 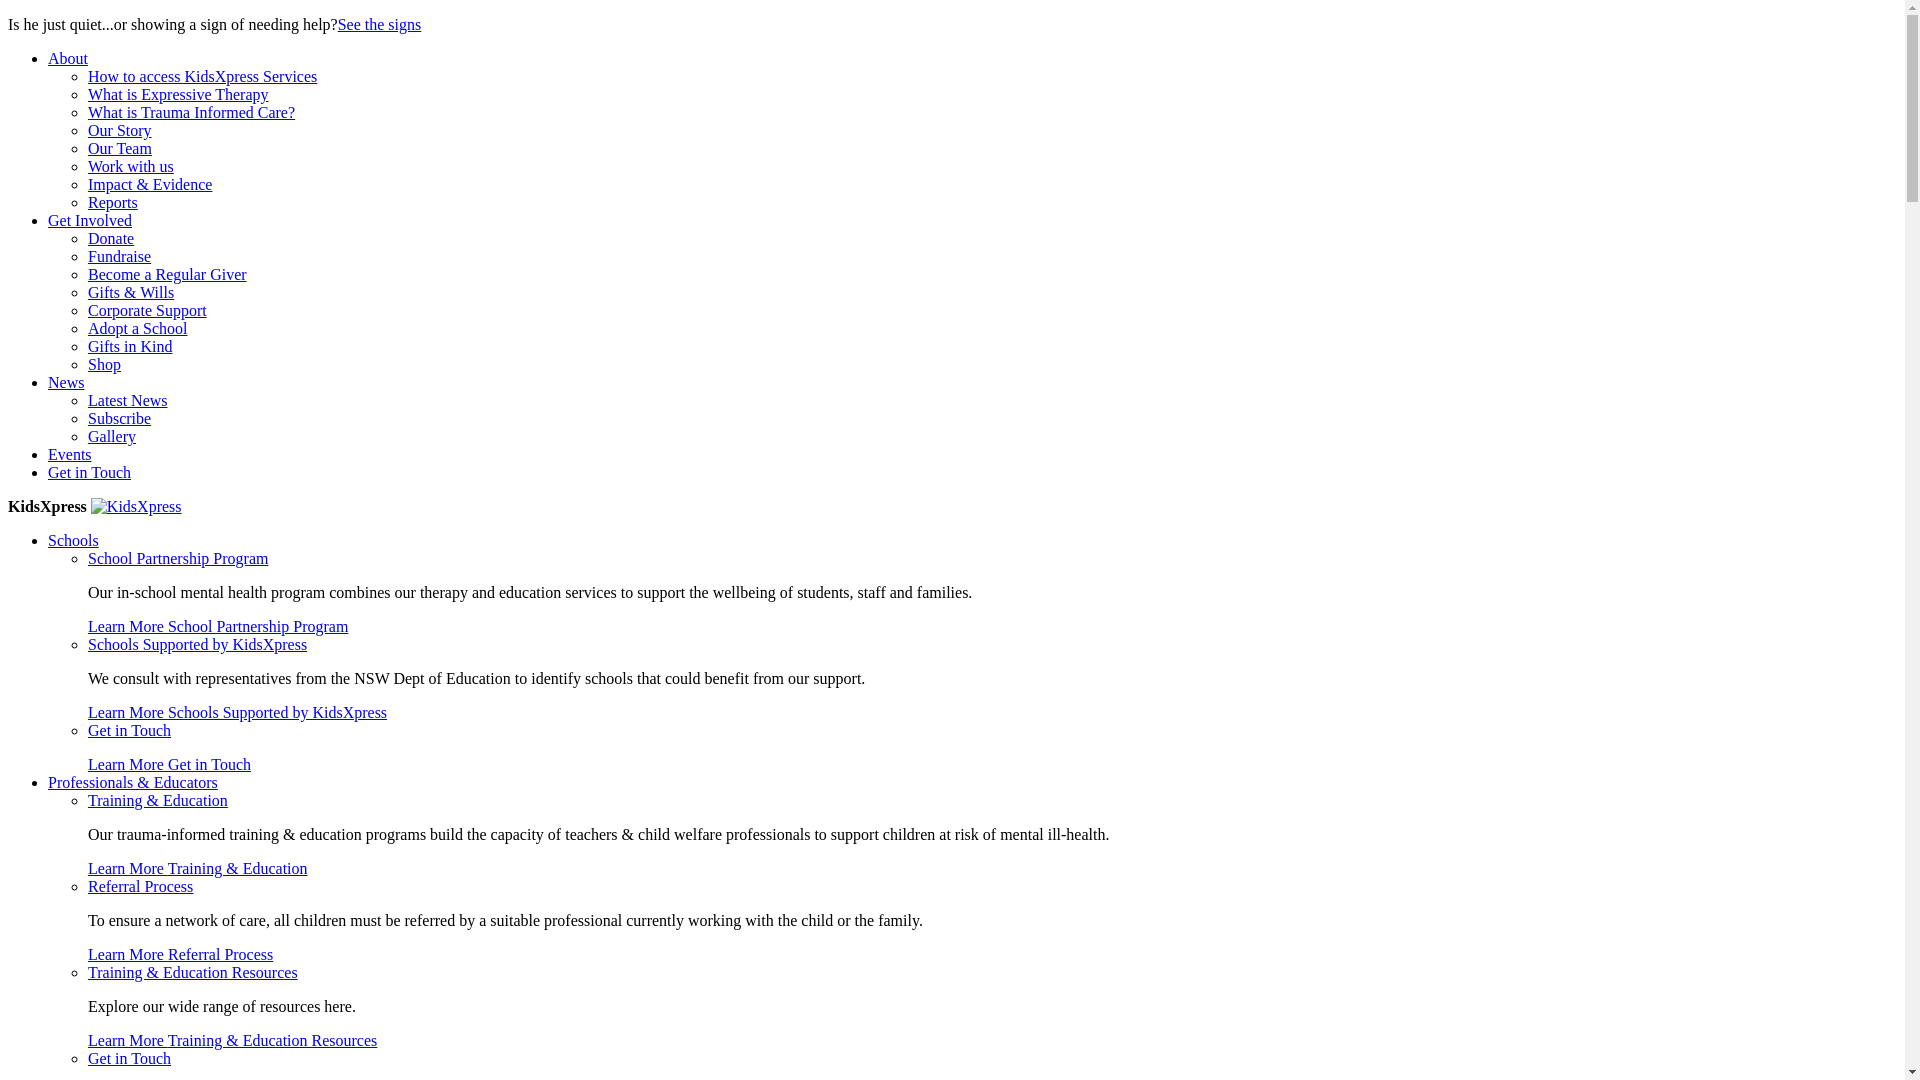 I want to click on 'Impact & Evidence', so click(x=148, y=184).